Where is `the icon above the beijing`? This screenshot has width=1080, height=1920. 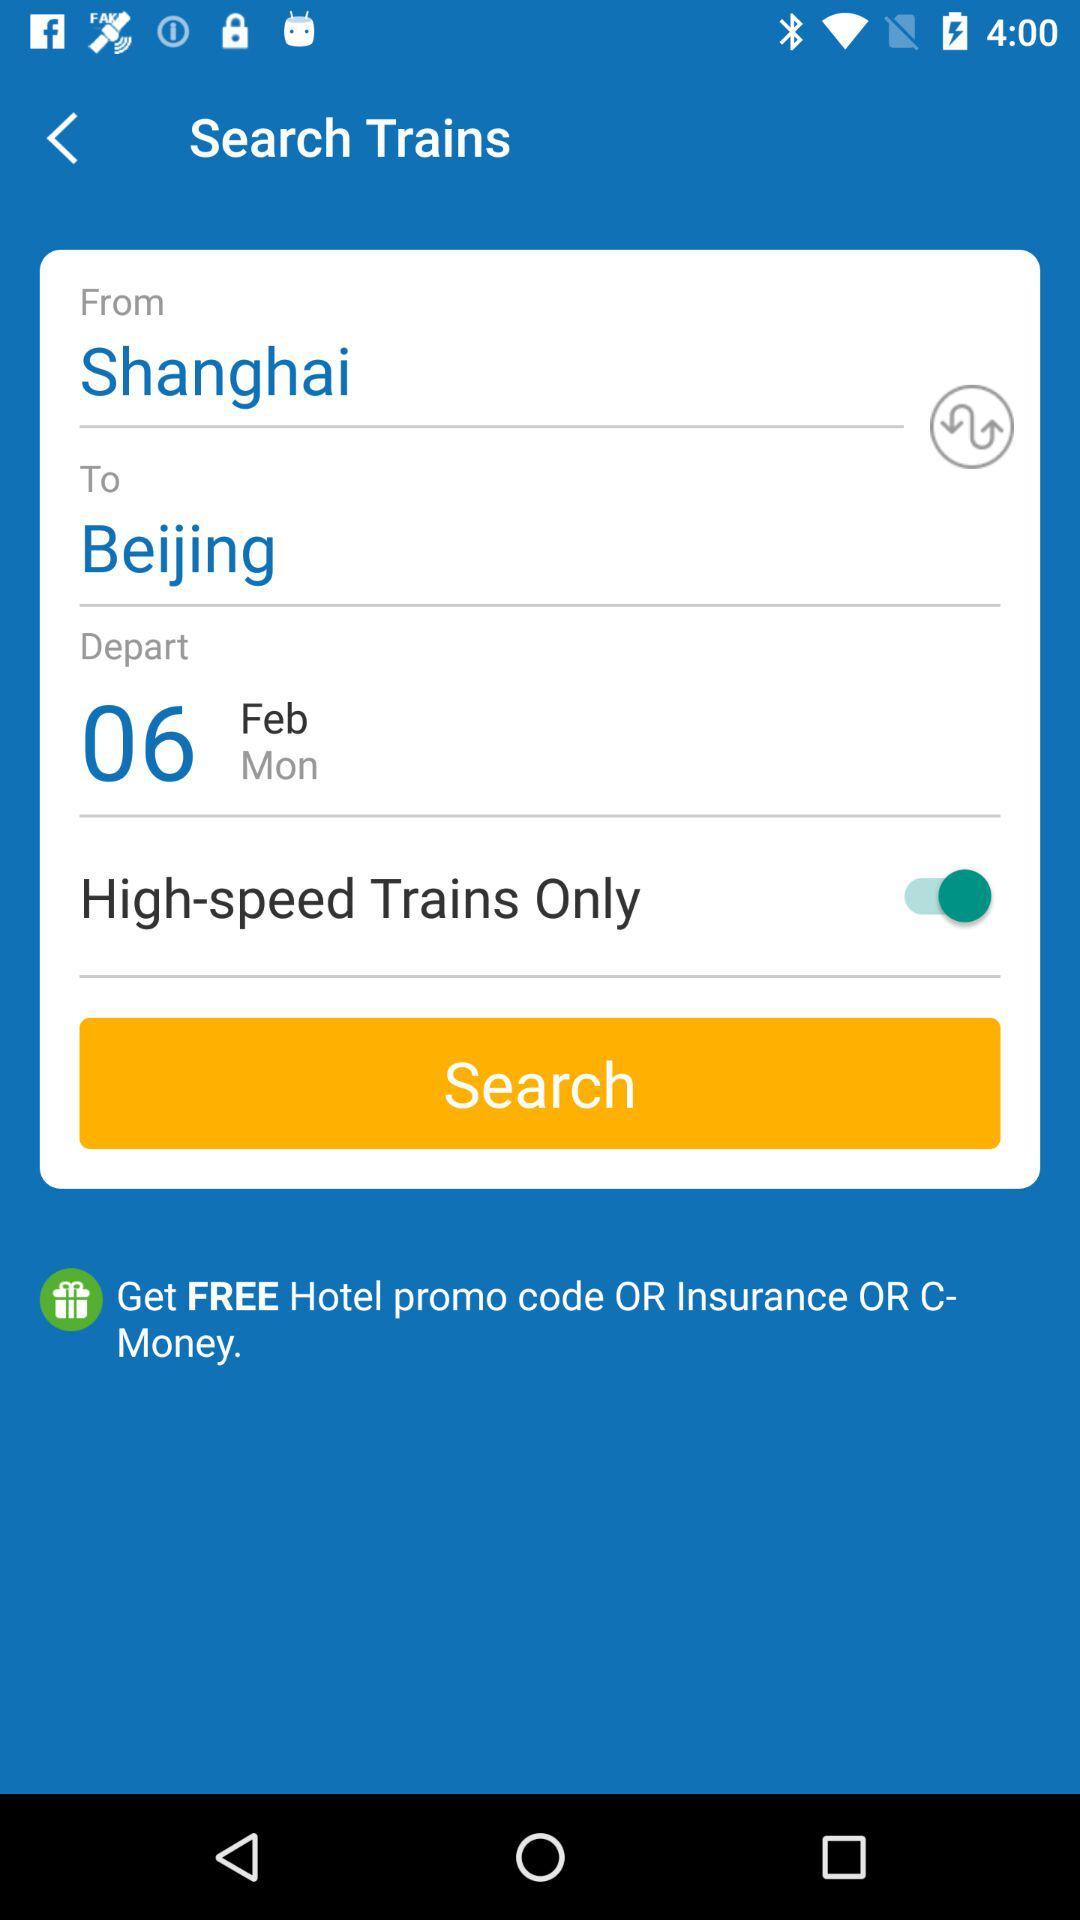 the icon above the beijing is located at coordinates (971, 425).